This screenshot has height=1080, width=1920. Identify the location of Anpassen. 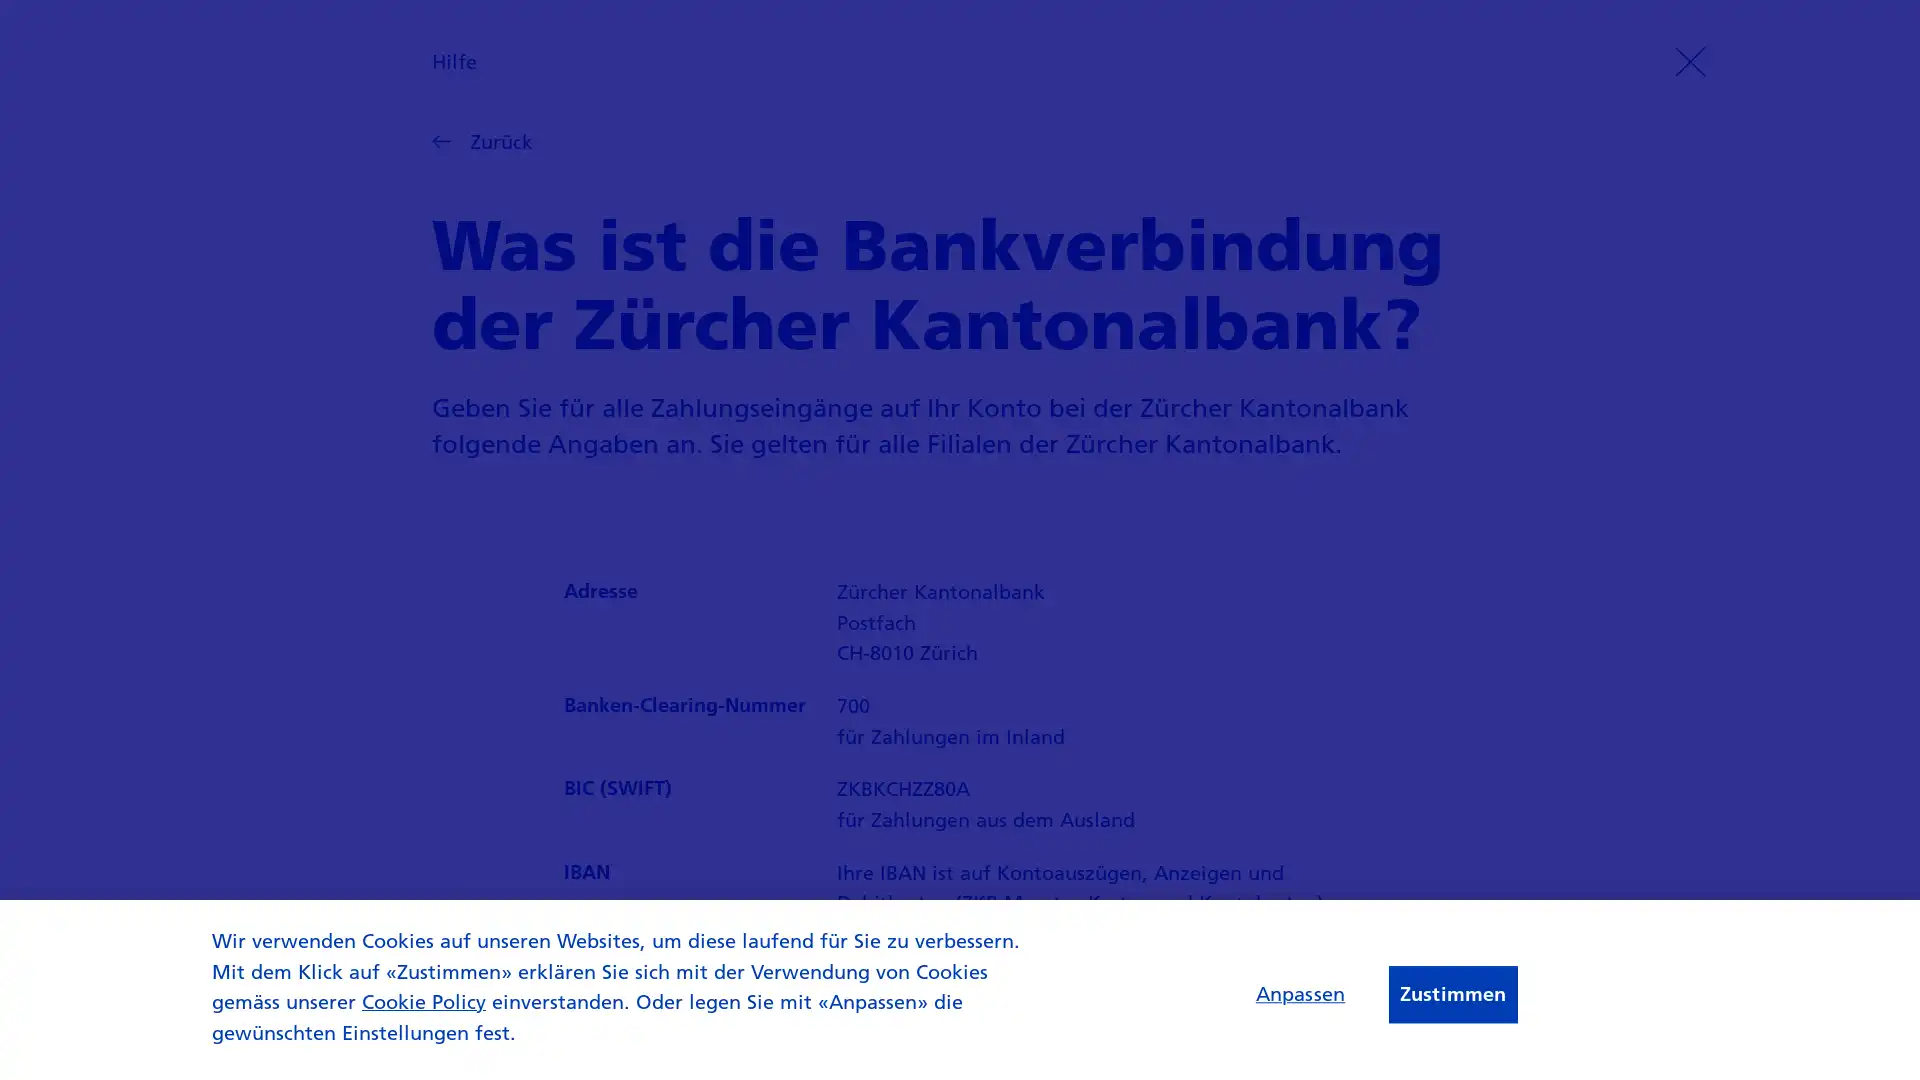
(1299, 992).